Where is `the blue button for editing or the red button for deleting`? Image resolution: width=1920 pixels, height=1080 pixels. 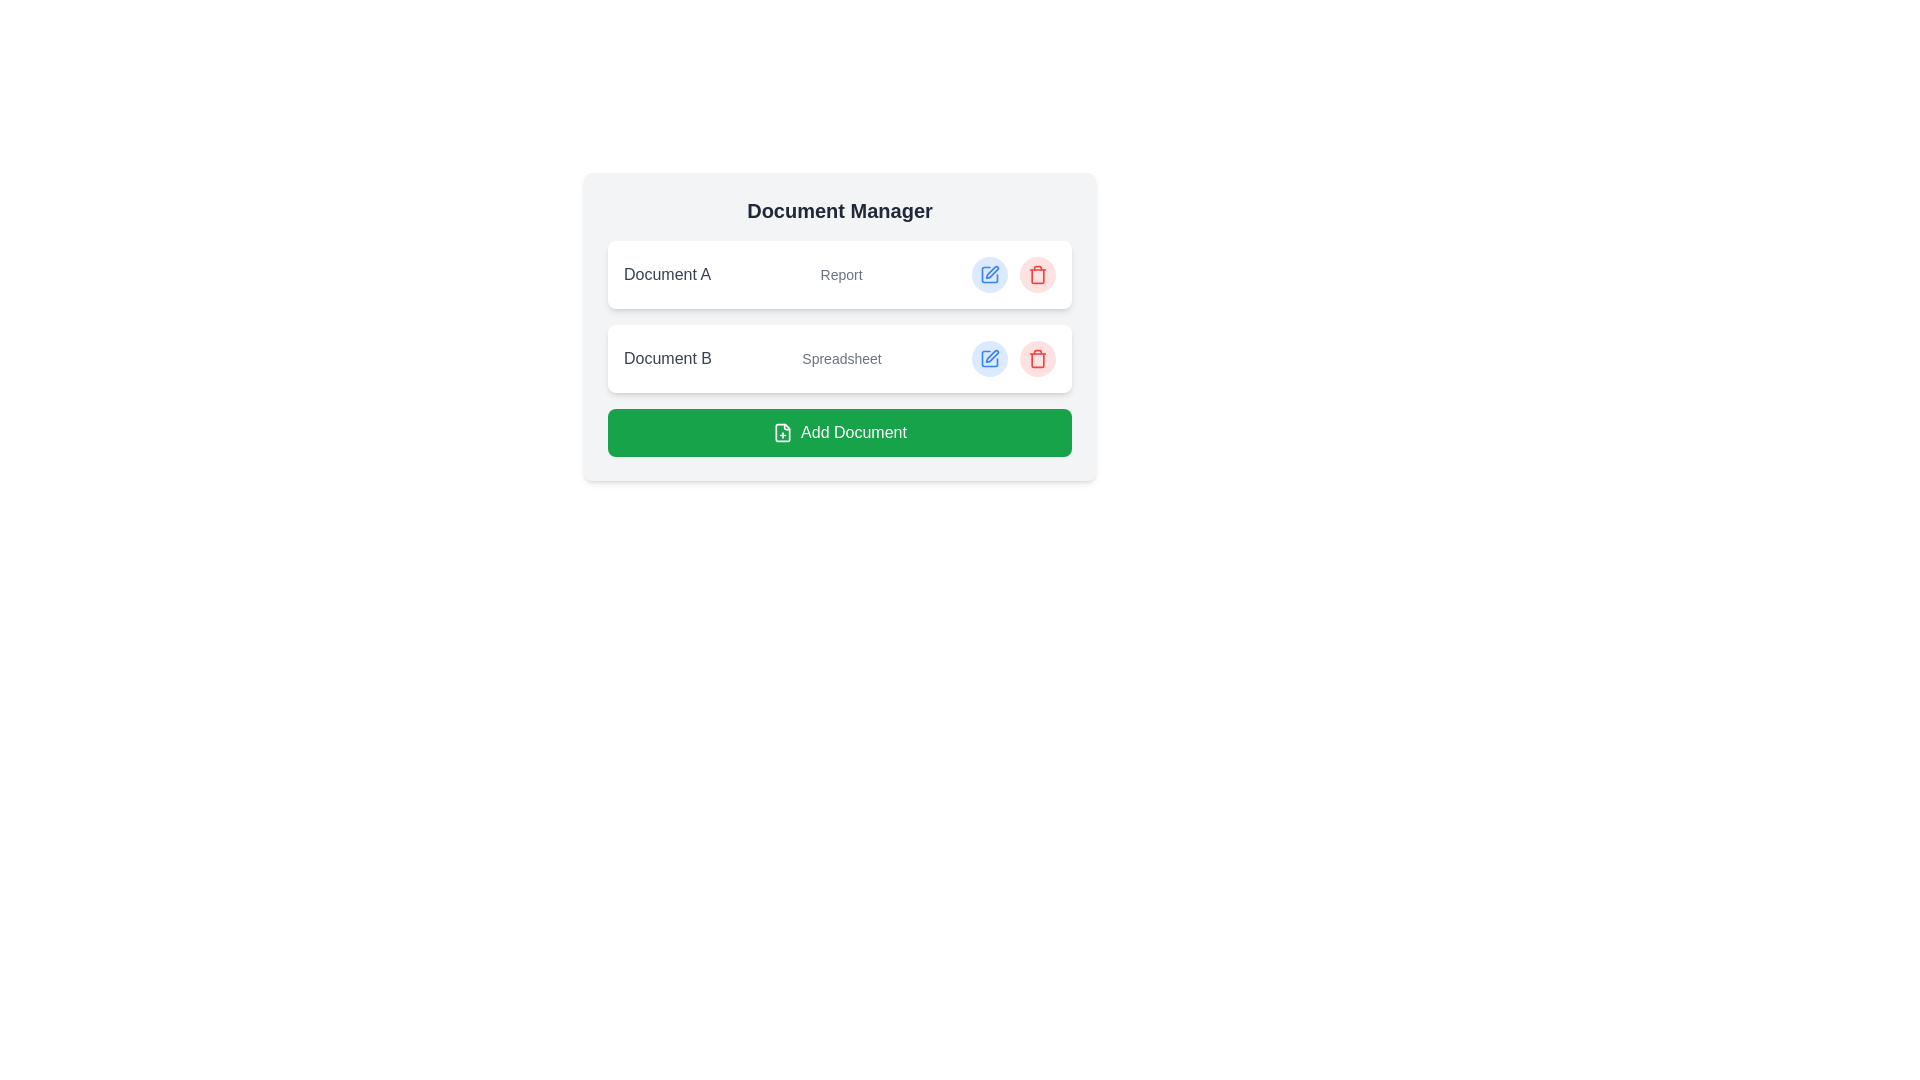 the blue button for editing or the red button for deleting is located at coordinates (1013, 357).